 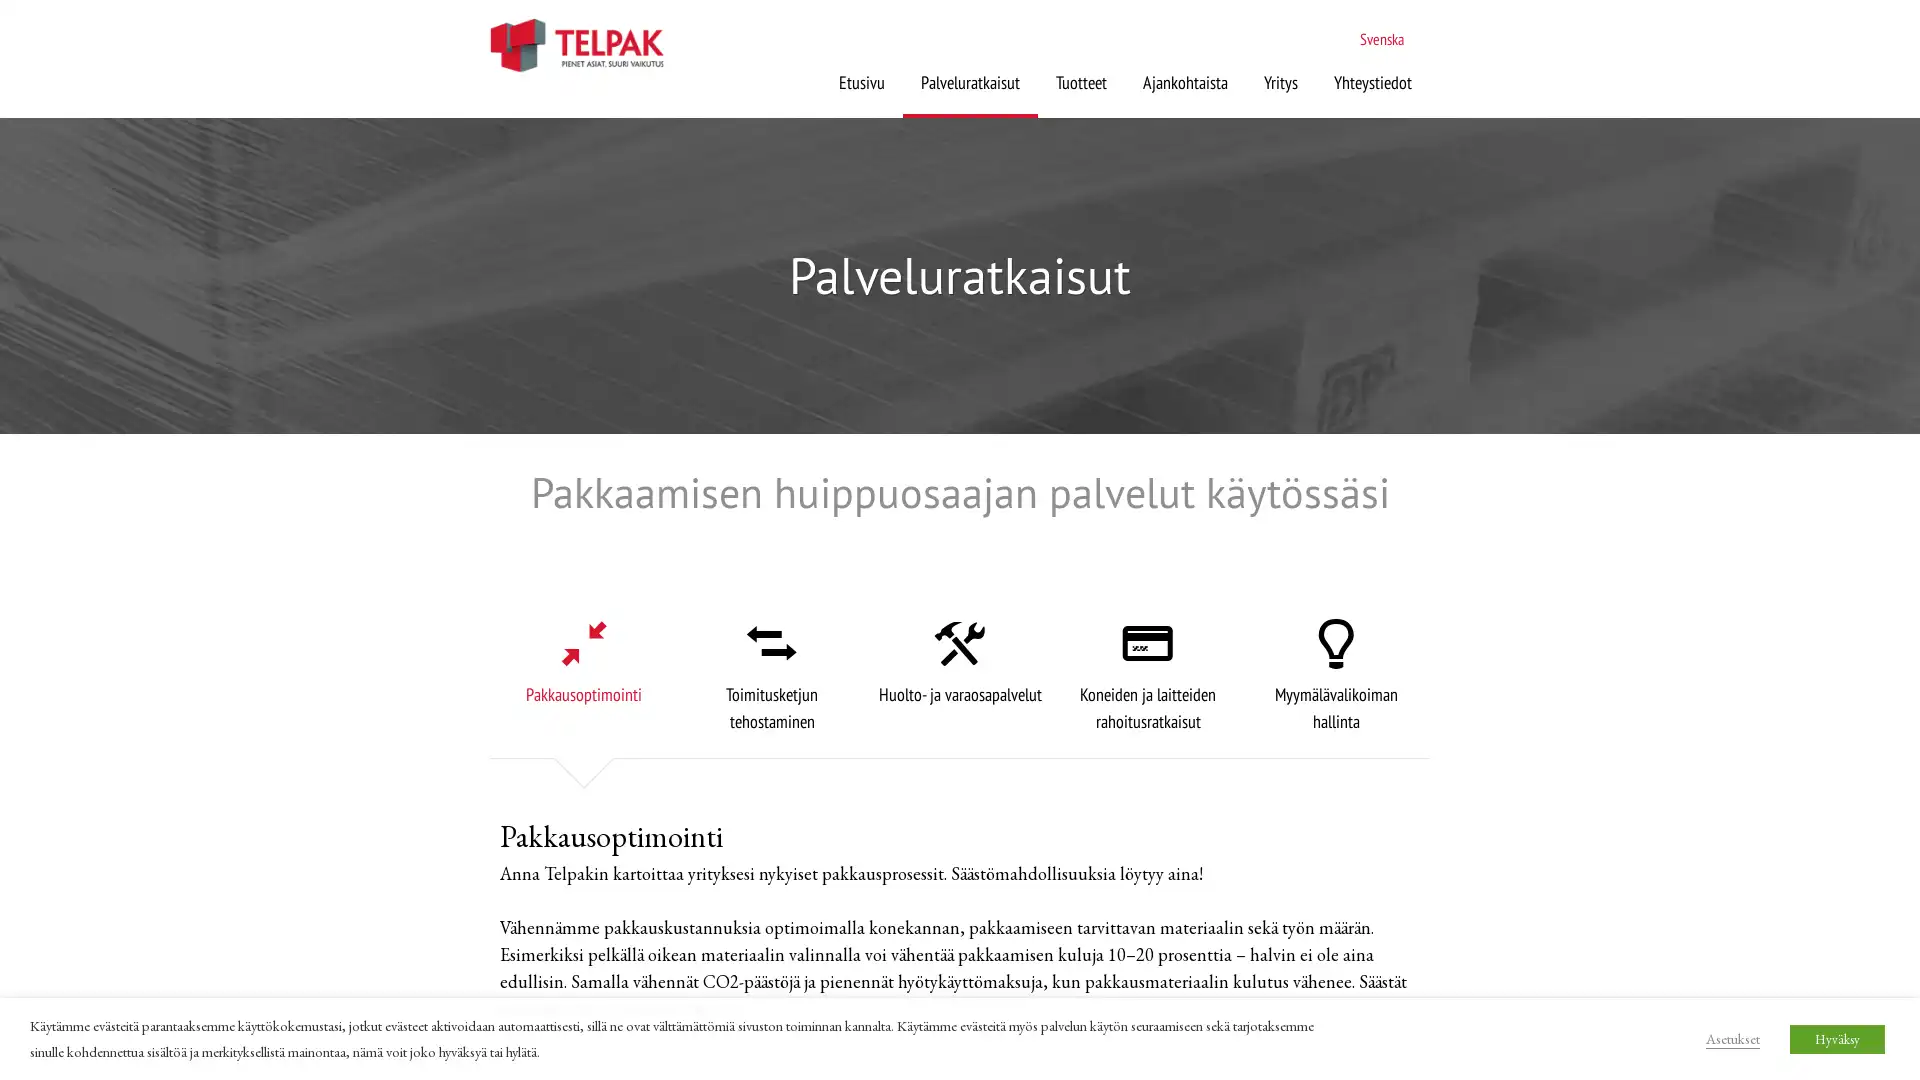 What do you see at coordinates (1837, 1037) in the screenshot?
I see `Hyvaksy` at bounding box center [1837, 1037].